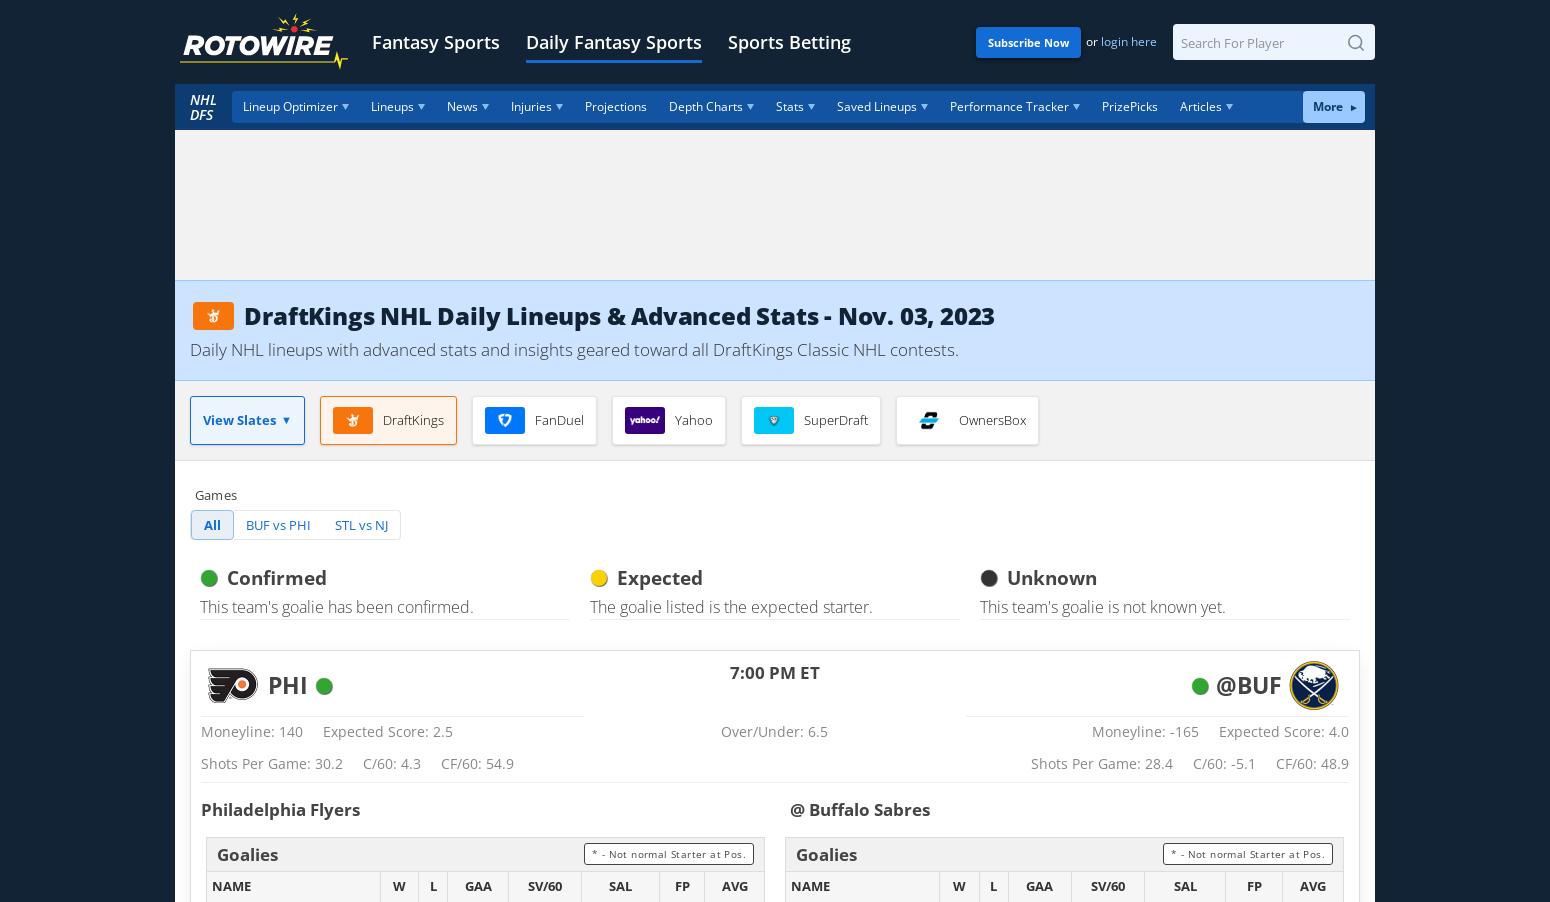 The width and height of the screenshot is (1550, 902). Describe the element at coordinates (1090, 730) in the screenshot. I see `'Moneyline: -165							   
							Expected Score: 4.0'` at that location.